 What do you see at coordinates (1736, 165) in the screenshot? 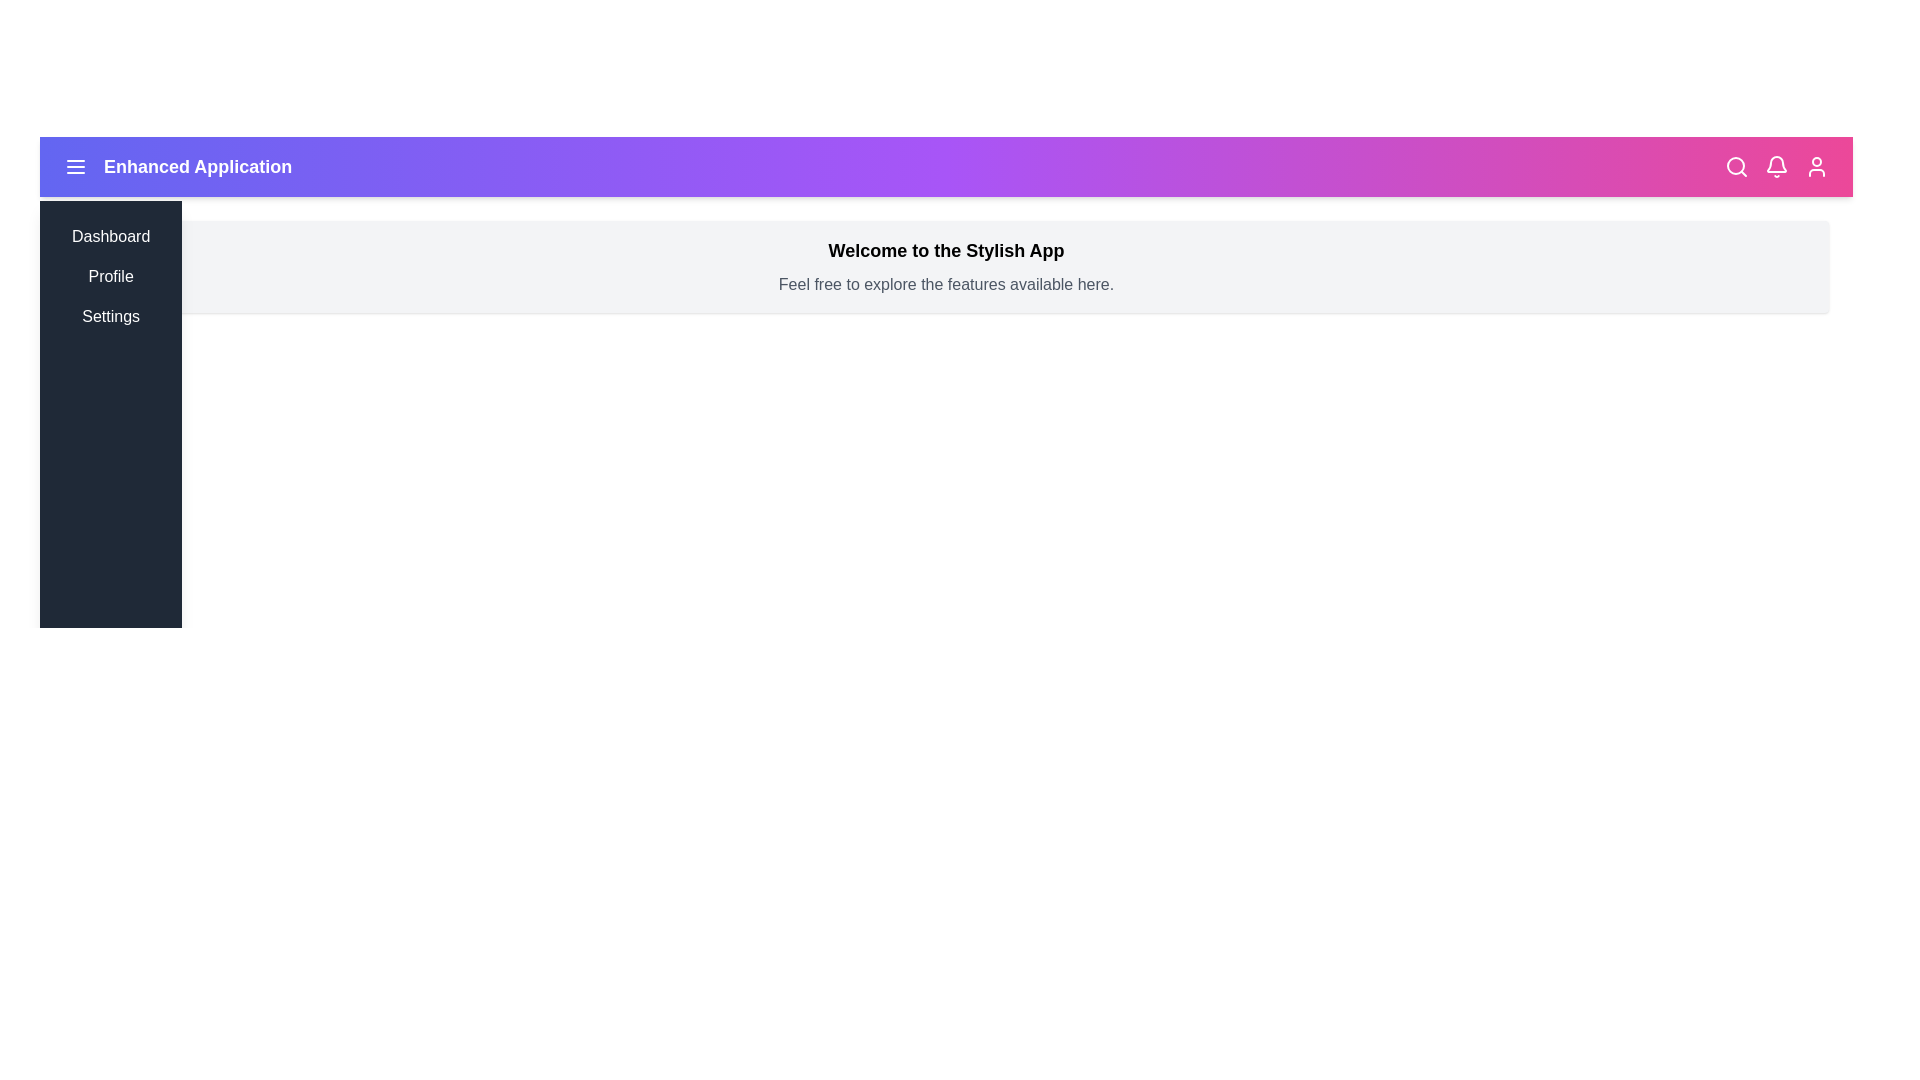
I see `the search icon to initiate a search action` at bounding box center [1736, 165].